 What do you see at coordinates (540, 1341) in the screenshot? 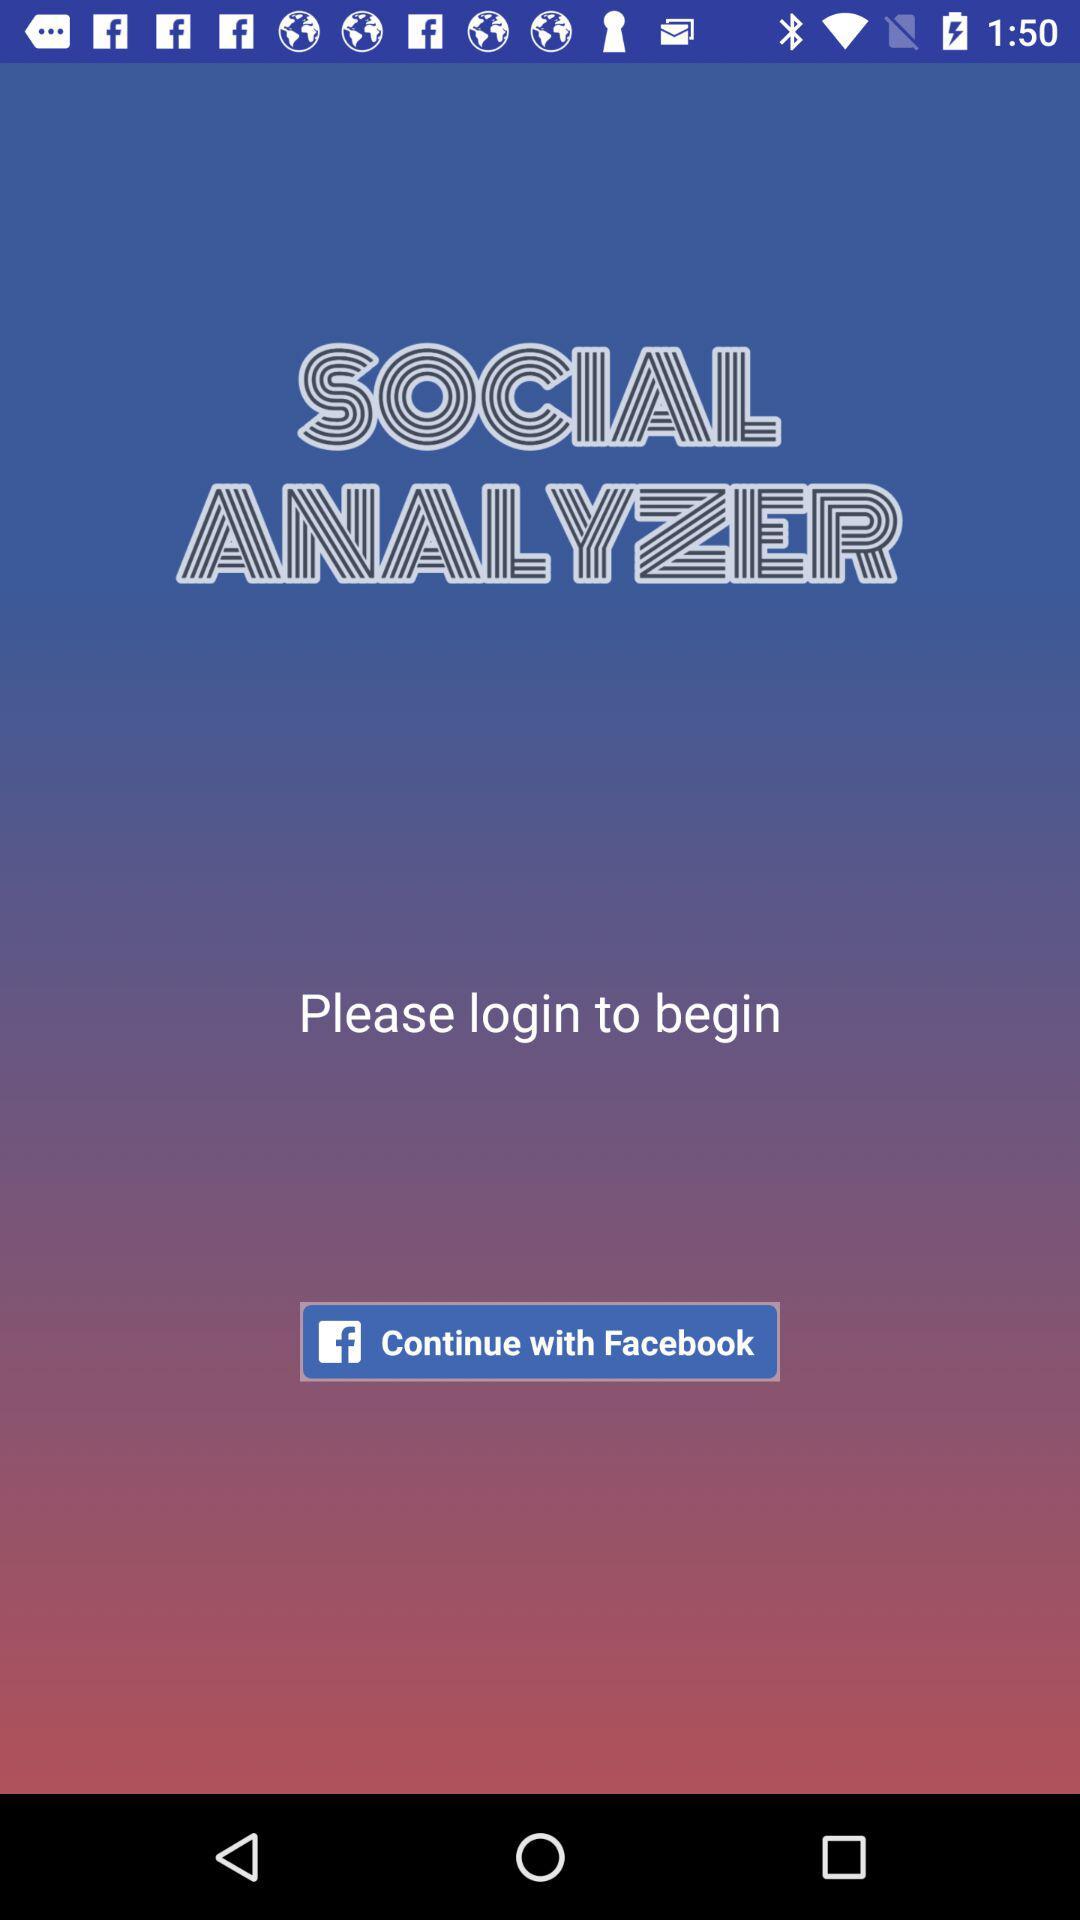
I see `item below please login to item` at bounding box center [540, 1341].